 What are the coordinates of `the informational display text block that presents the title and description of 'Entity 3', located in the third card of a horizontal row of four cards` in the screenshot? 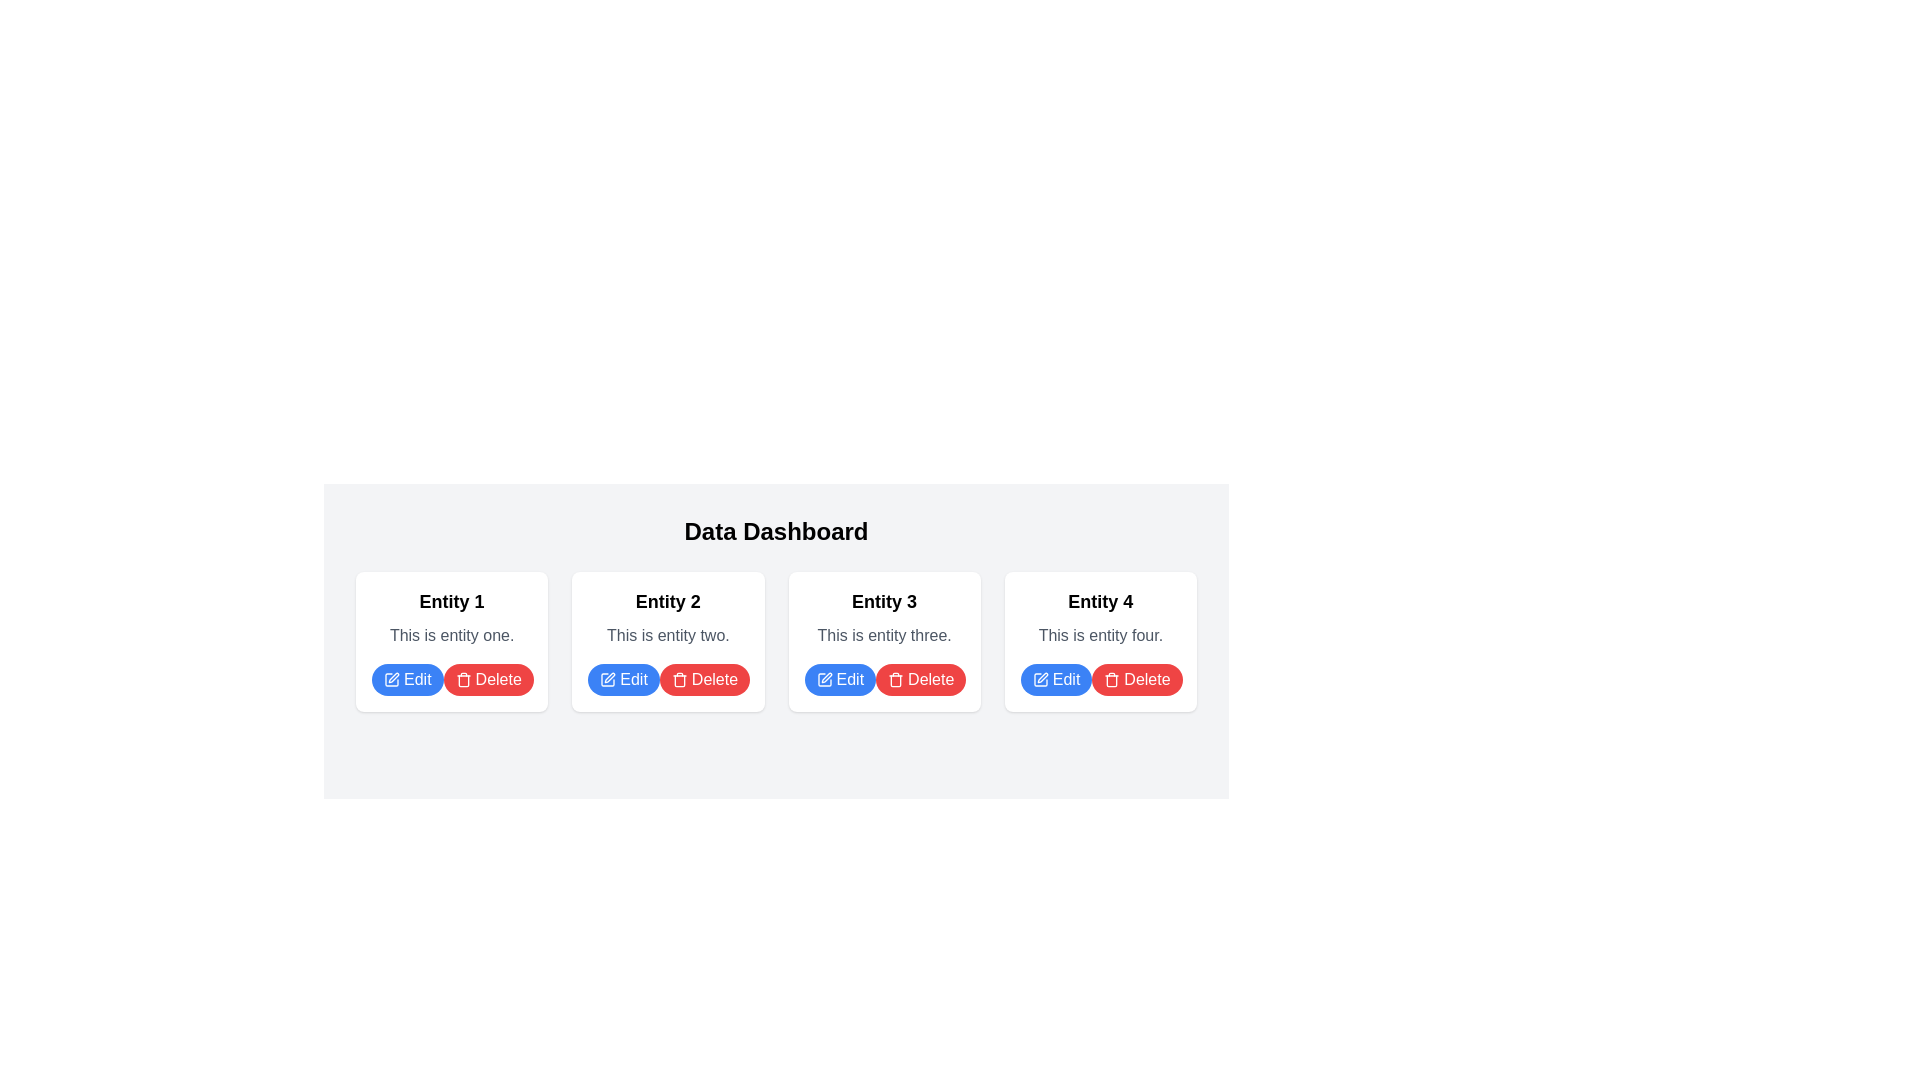 It's located at (883, 616).